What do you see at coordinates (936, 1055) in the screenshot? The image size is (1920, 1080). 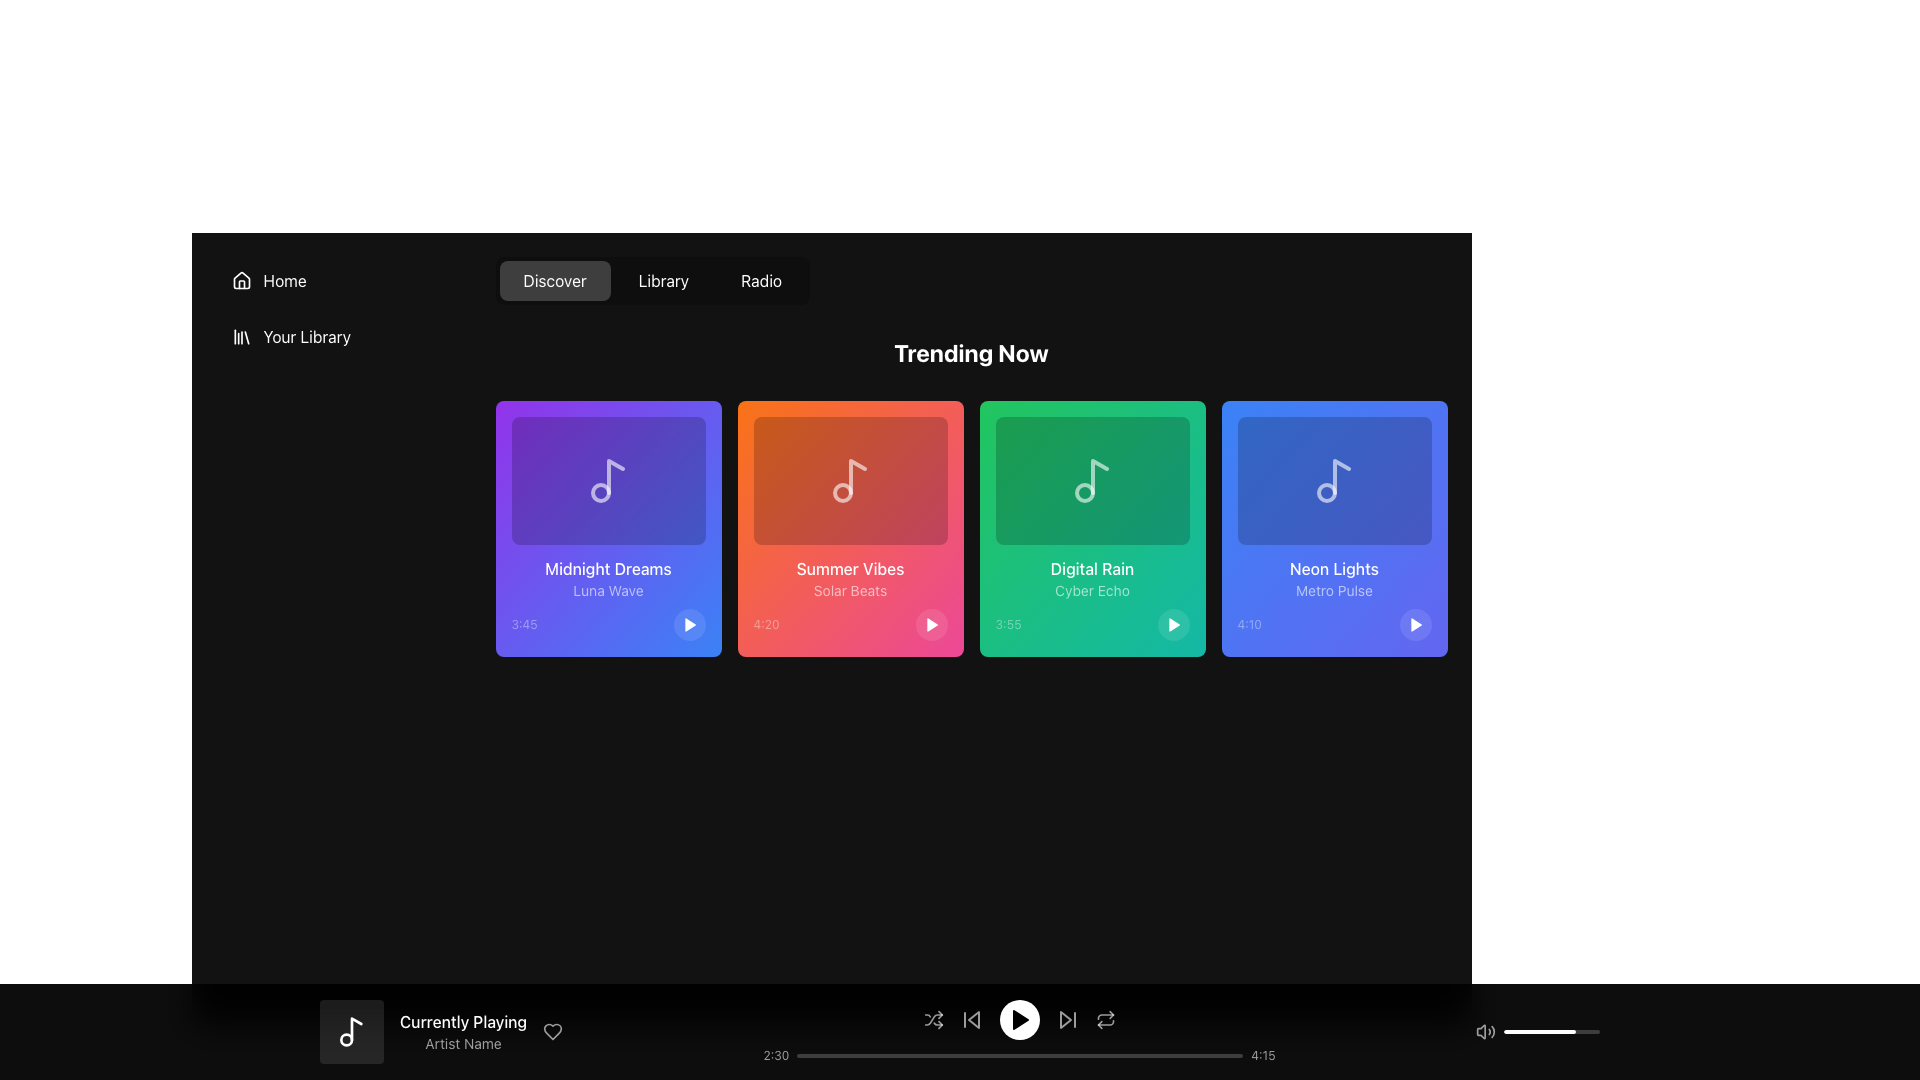 I see `playback position` at bounding box center [936, 1055].